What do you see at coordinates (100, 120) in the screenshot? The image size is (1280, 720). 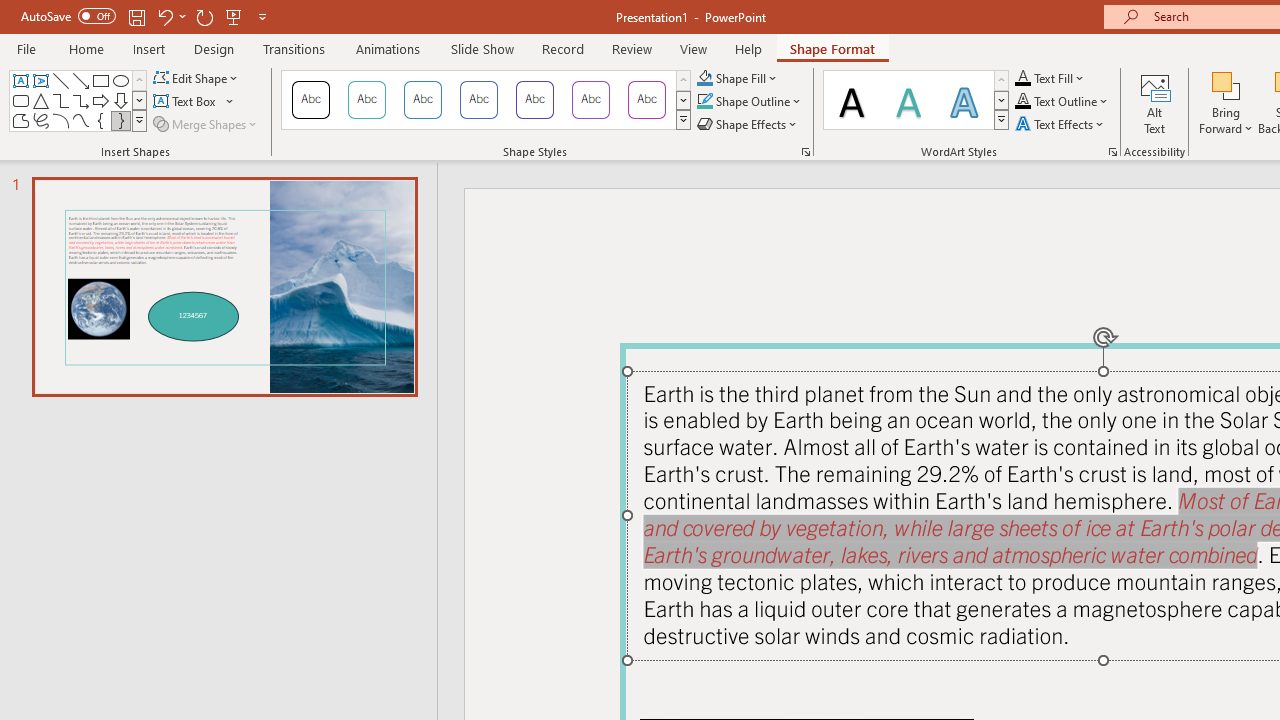 I see `'Left Brace'` at bounding box center [100, 120].